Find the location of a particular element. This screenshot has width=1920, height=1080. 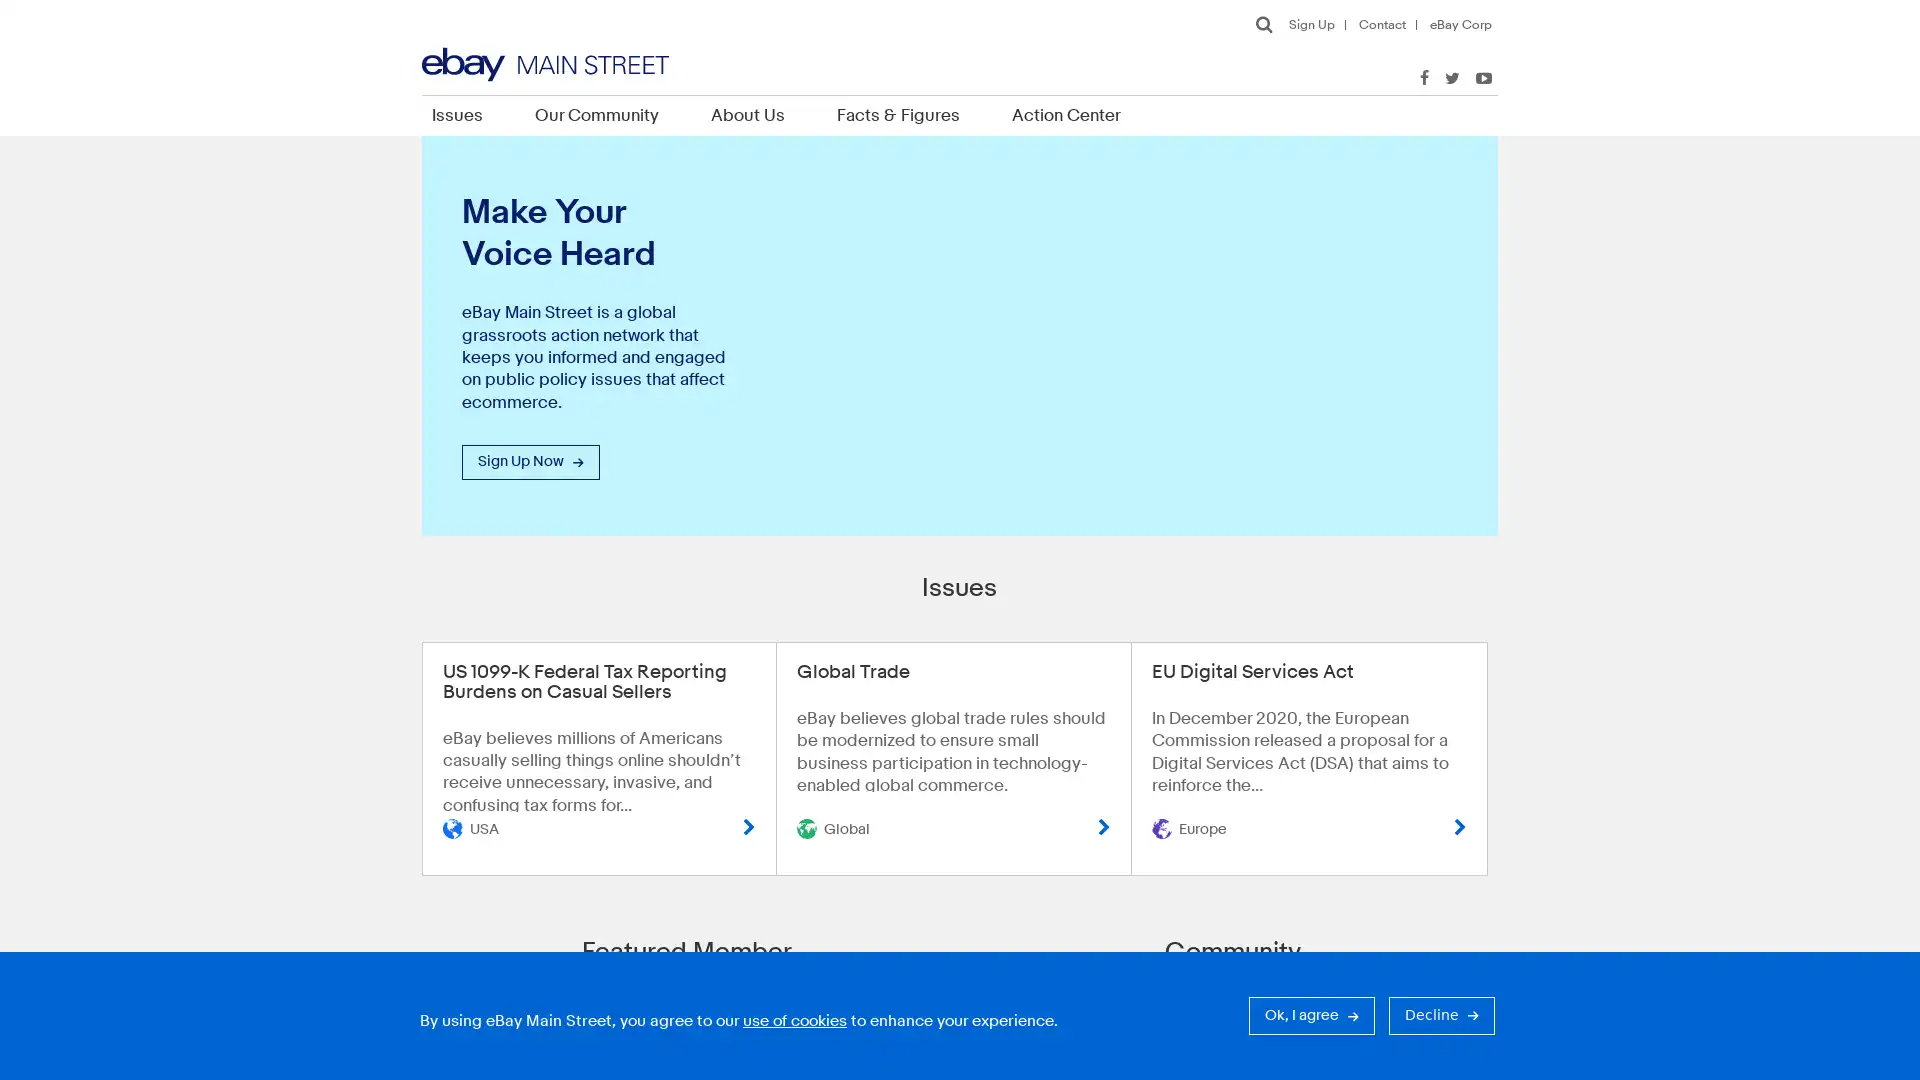

Ok, I agree is located at coordinates (1311, 1015).